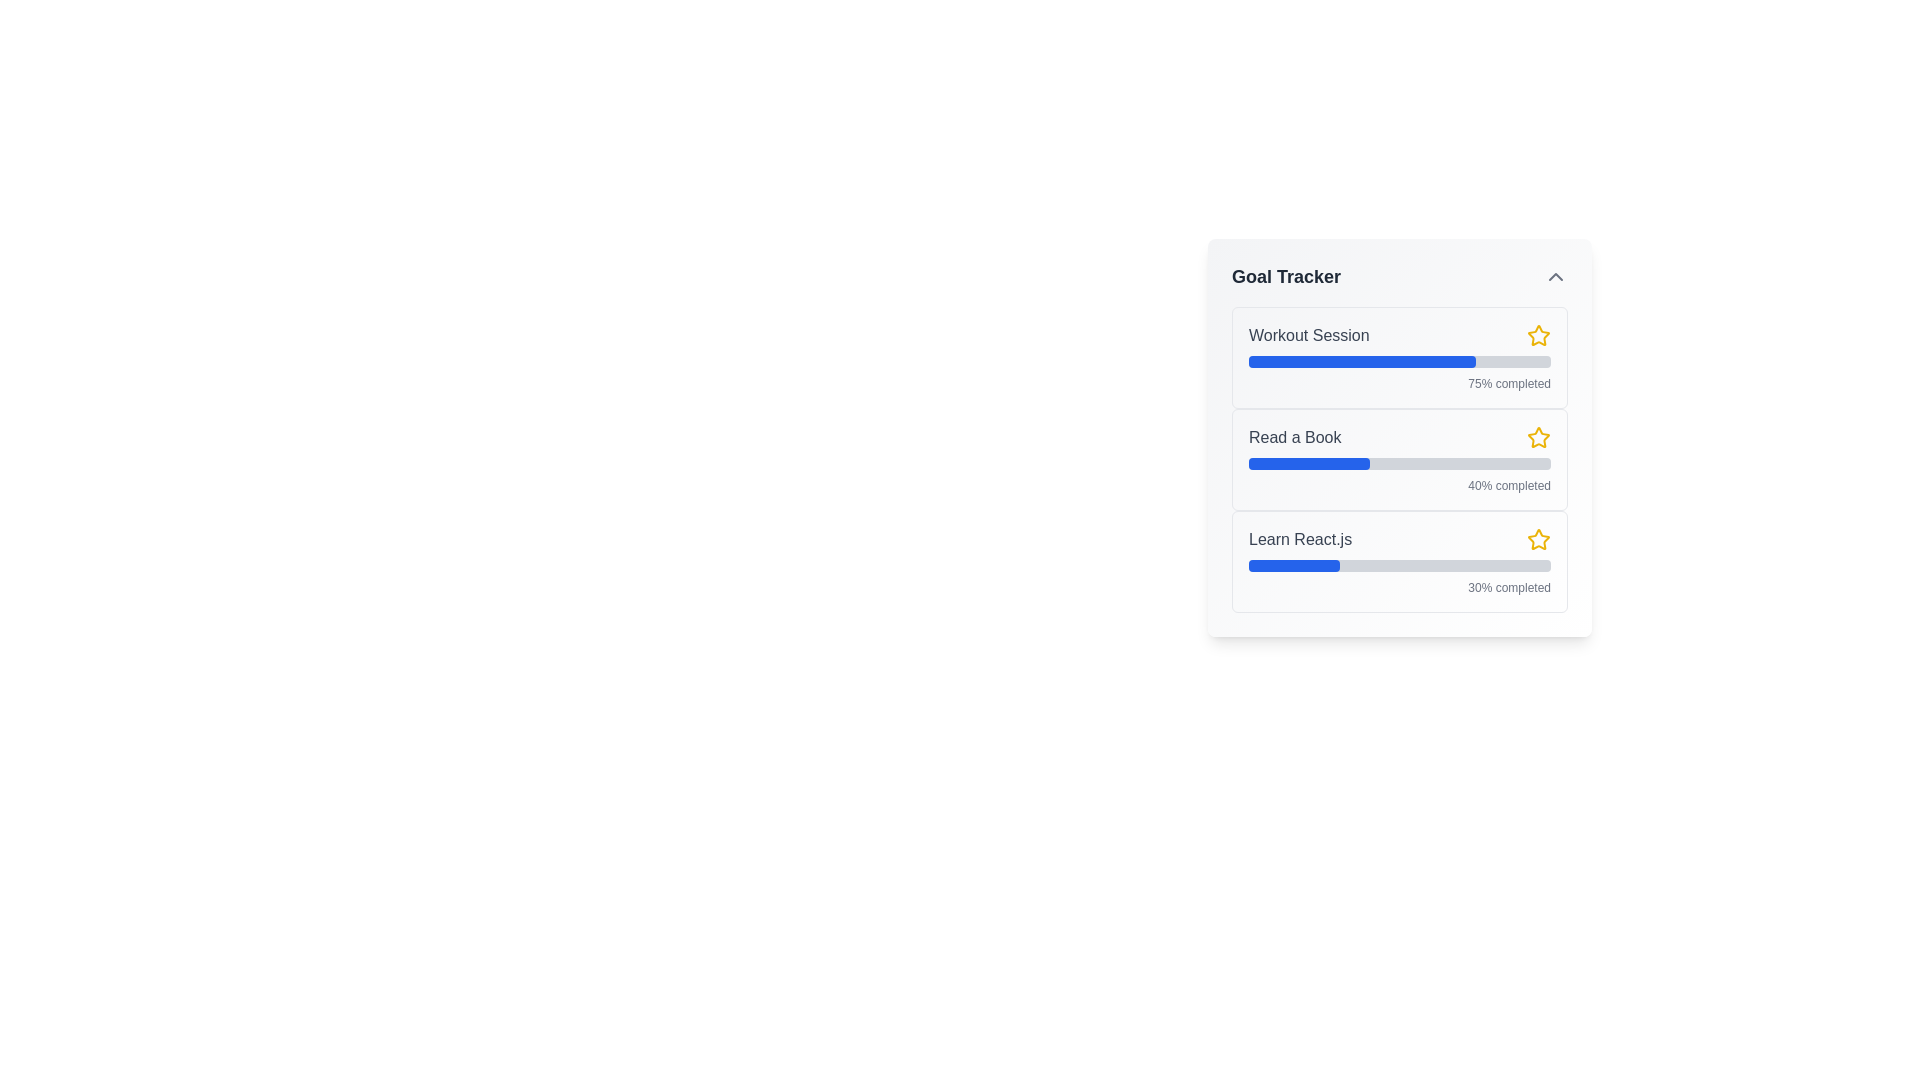  I want to click on the progress bar that visually represents the 75% completeness of the 'Workout Session' task, located below the 'Workout Session' title and above the '75% completed' text within the first goal tracking card of the 'Goal Tracker' interface, so click(1399, 362).